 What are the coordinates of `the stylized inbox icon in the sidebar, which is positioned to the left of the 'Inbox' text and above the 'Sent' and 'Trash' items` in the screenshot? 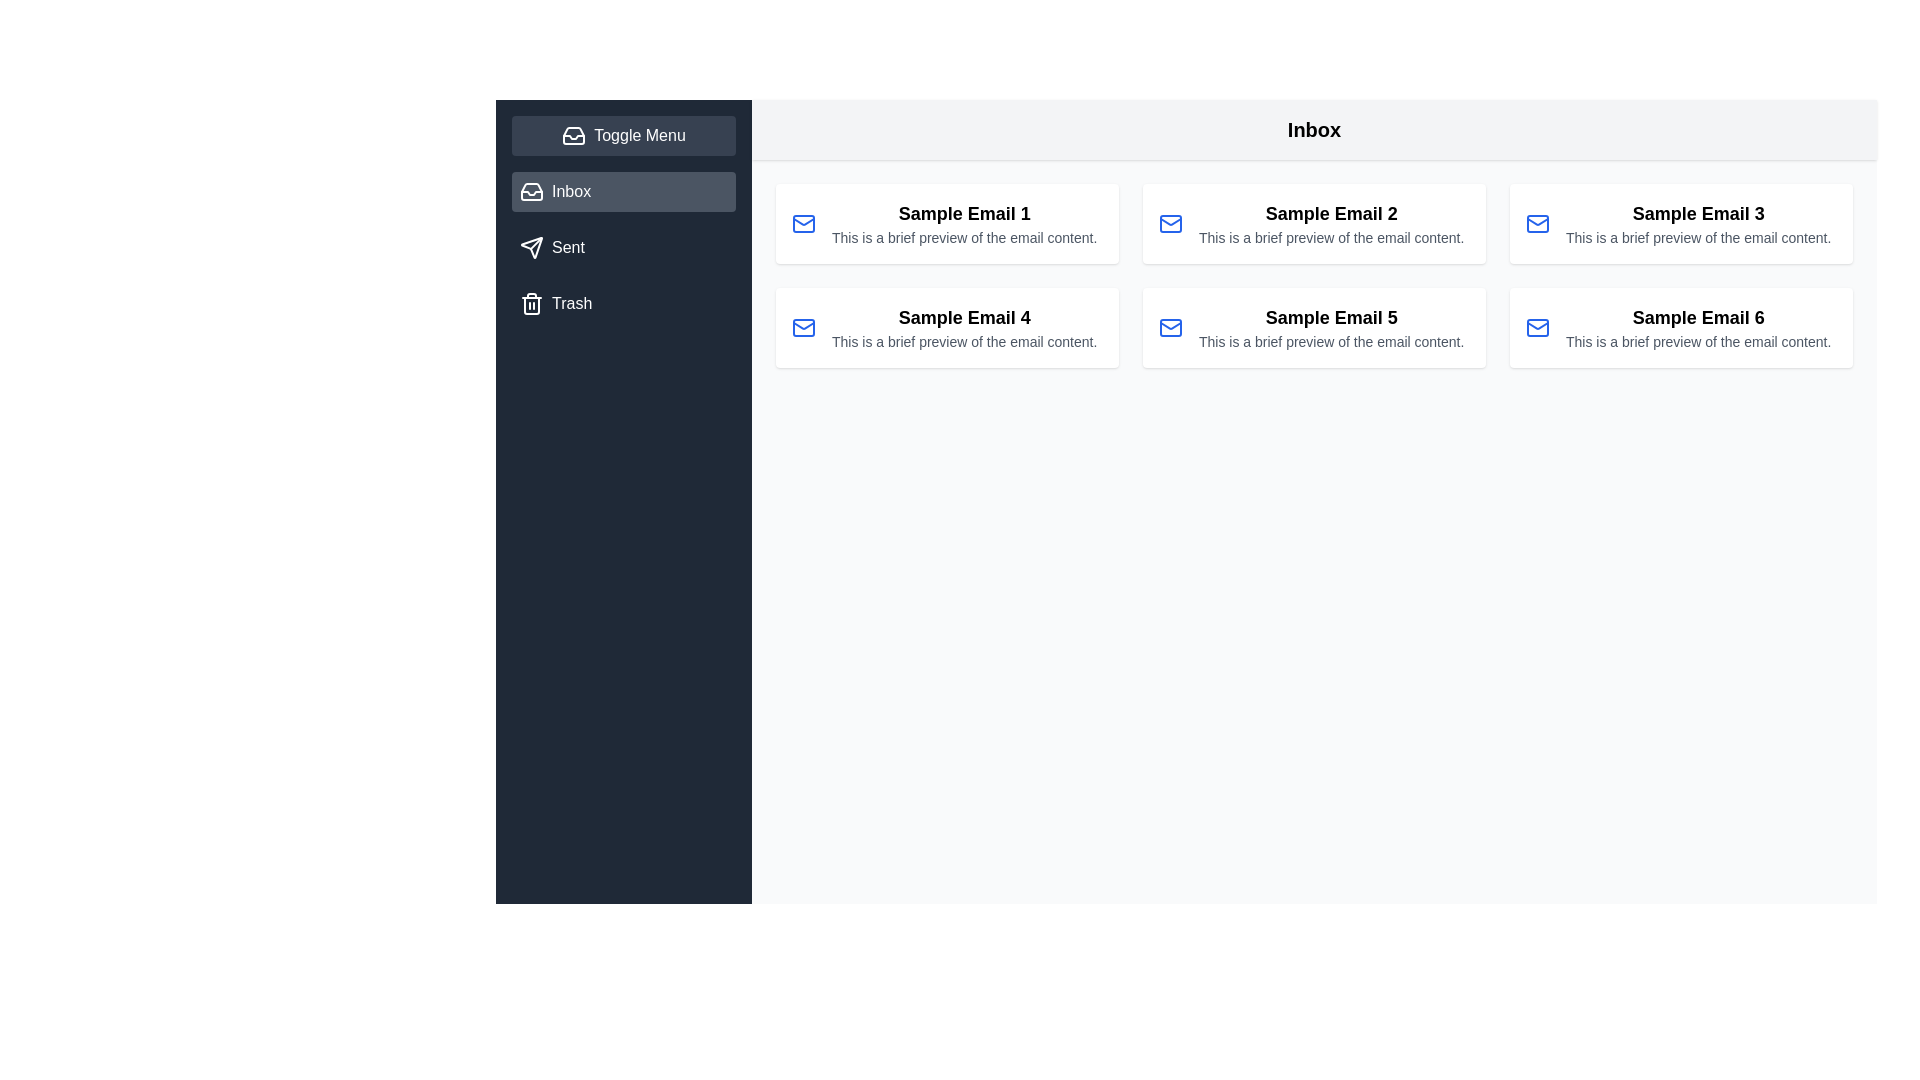 It's located at (532, 192).